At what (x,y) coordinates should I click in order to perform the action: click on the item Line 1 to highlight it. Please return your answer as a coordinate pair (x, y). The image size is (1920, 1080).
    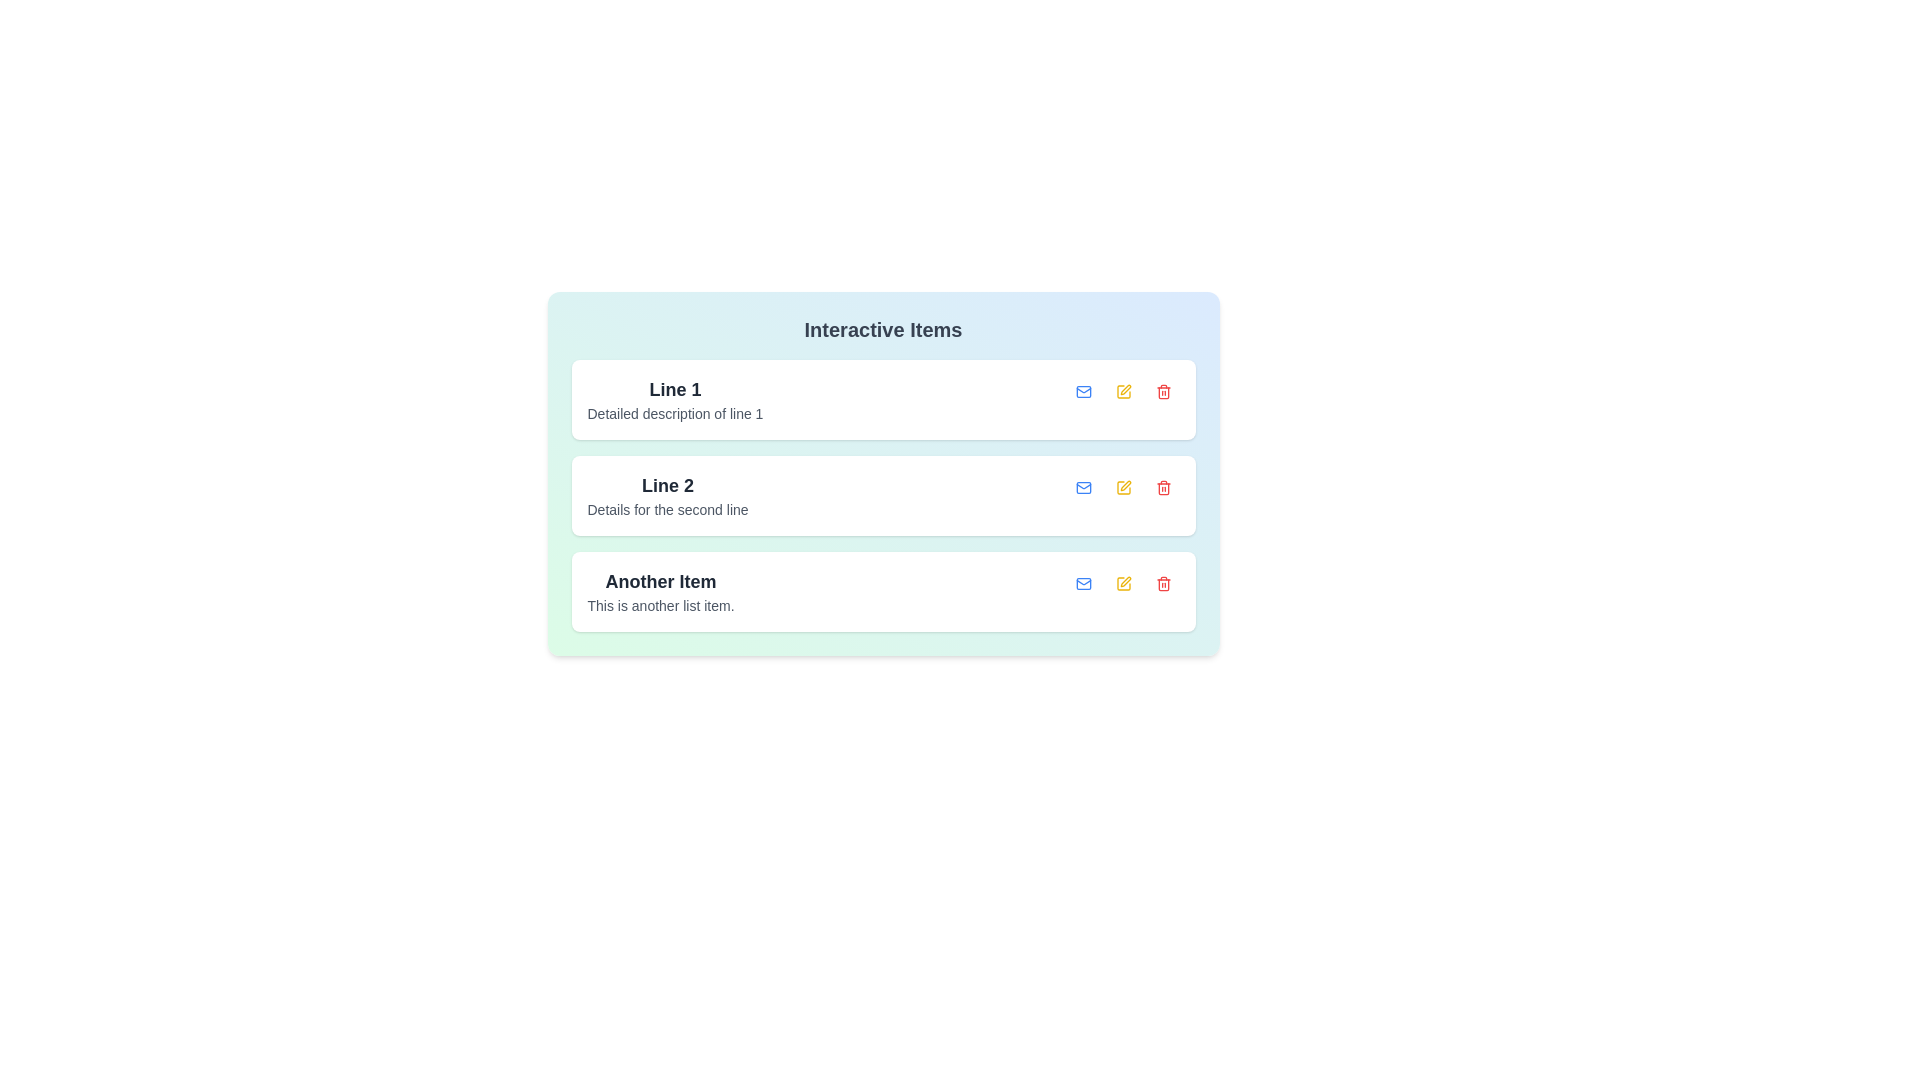
    Looking at the image, I should click on (675, 400).